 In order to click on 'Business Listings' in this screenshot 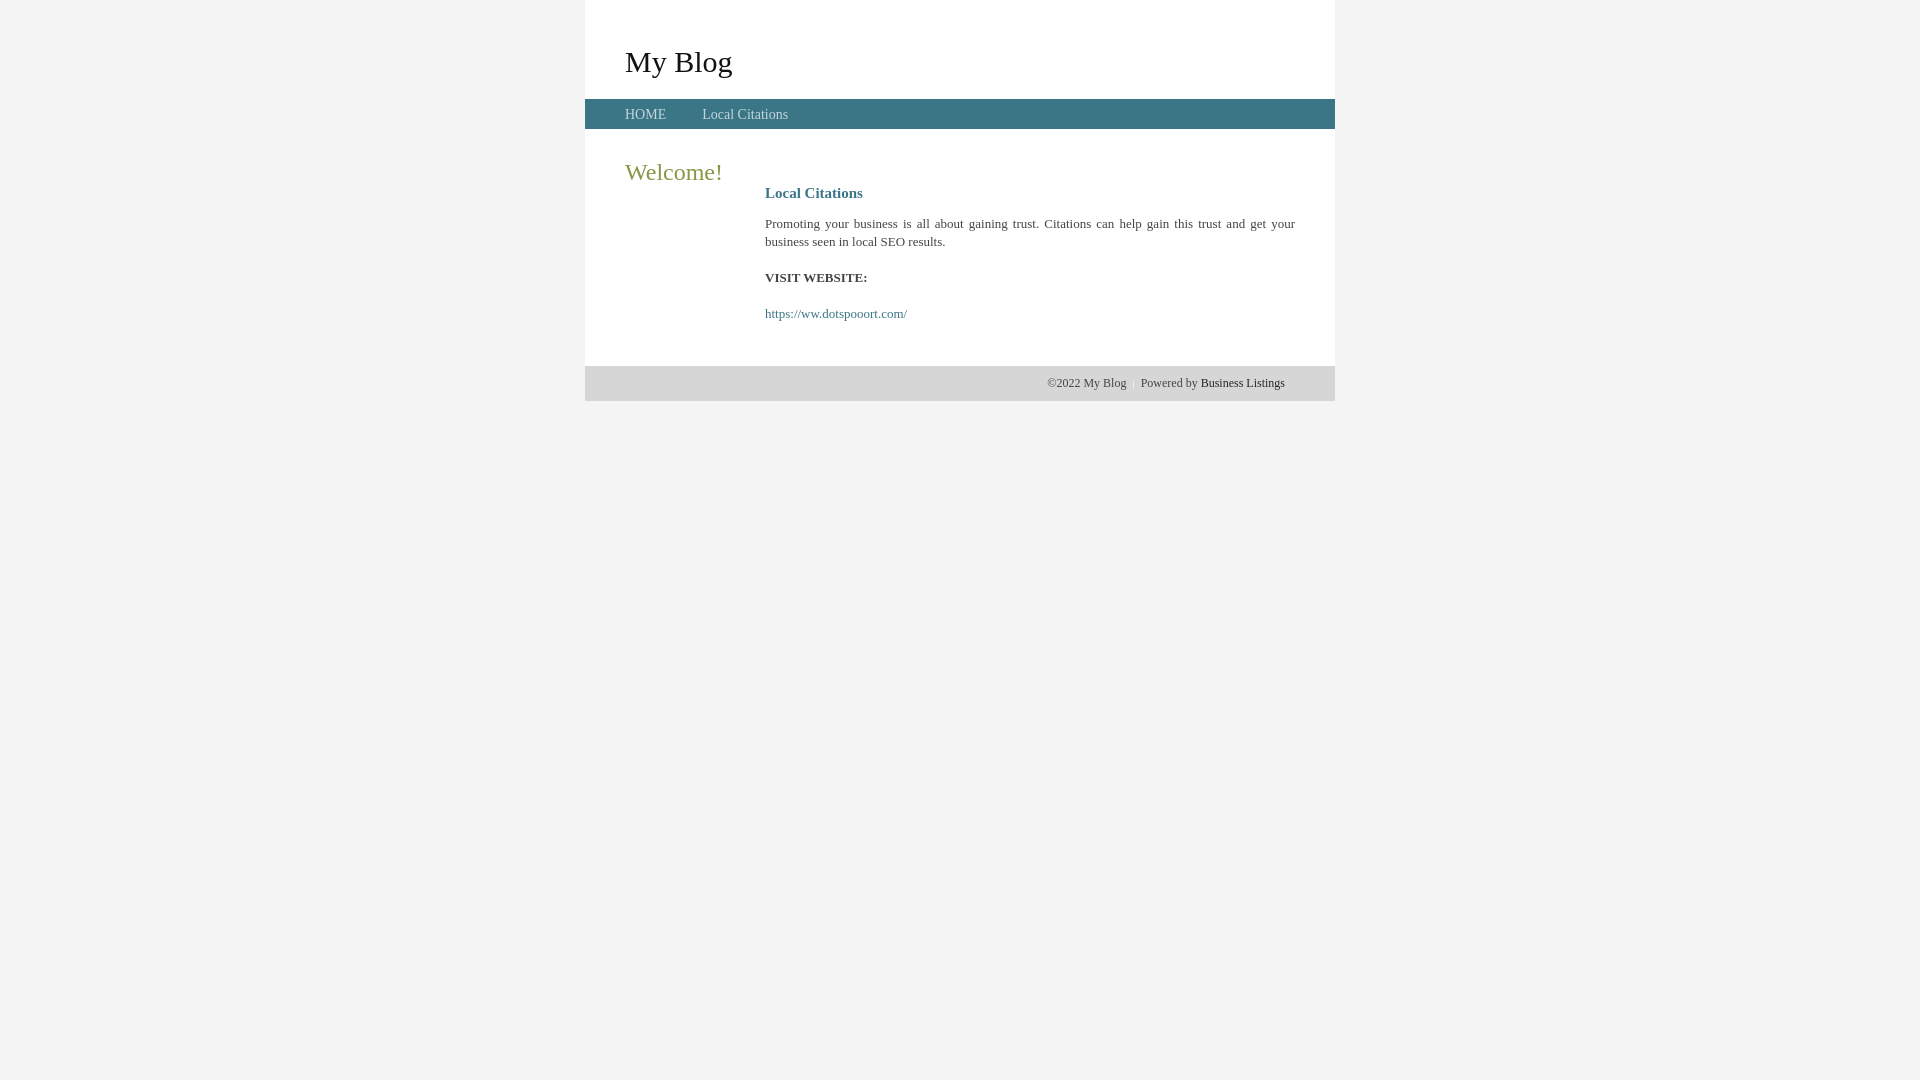, I will do `click(1200, 382)`.